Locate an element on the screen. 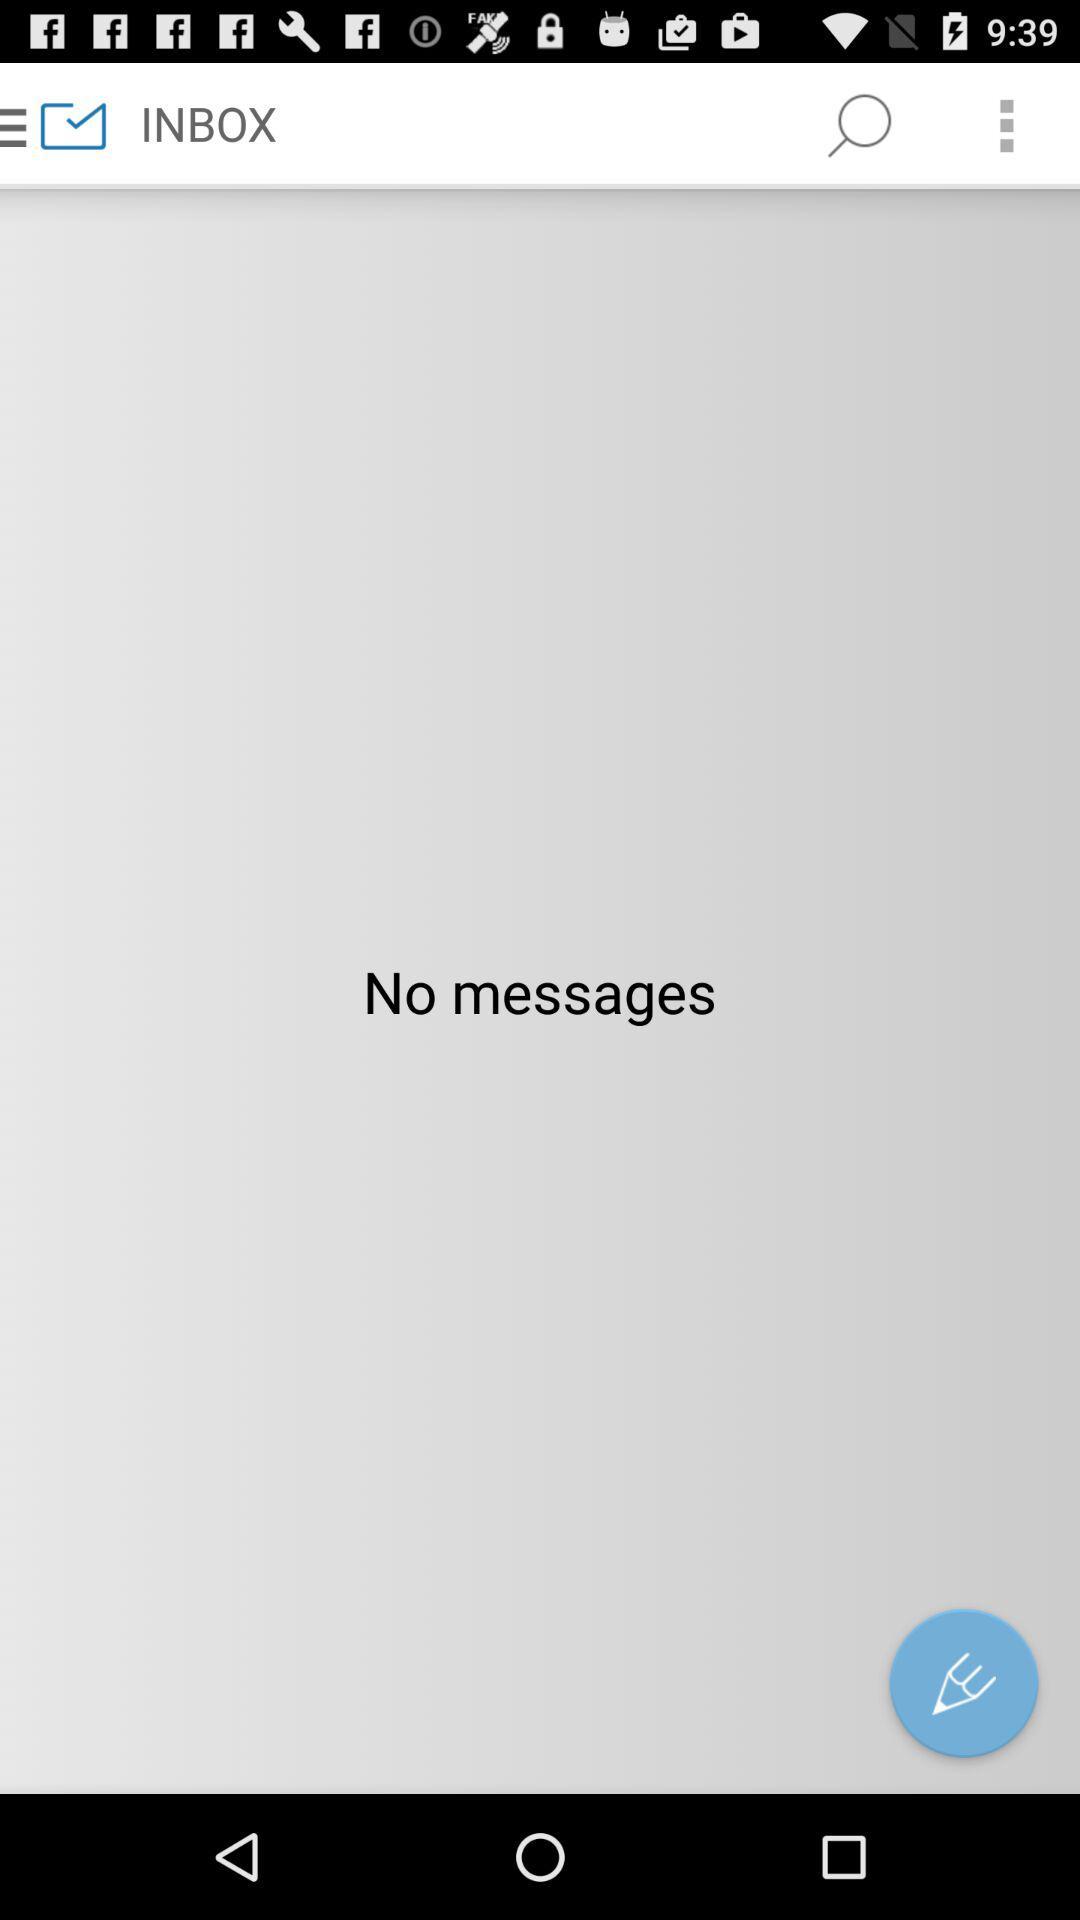 This screenshot has width=1080, height=1920. enables editing with a wtiting tool is located at coordinates (963, 1687).